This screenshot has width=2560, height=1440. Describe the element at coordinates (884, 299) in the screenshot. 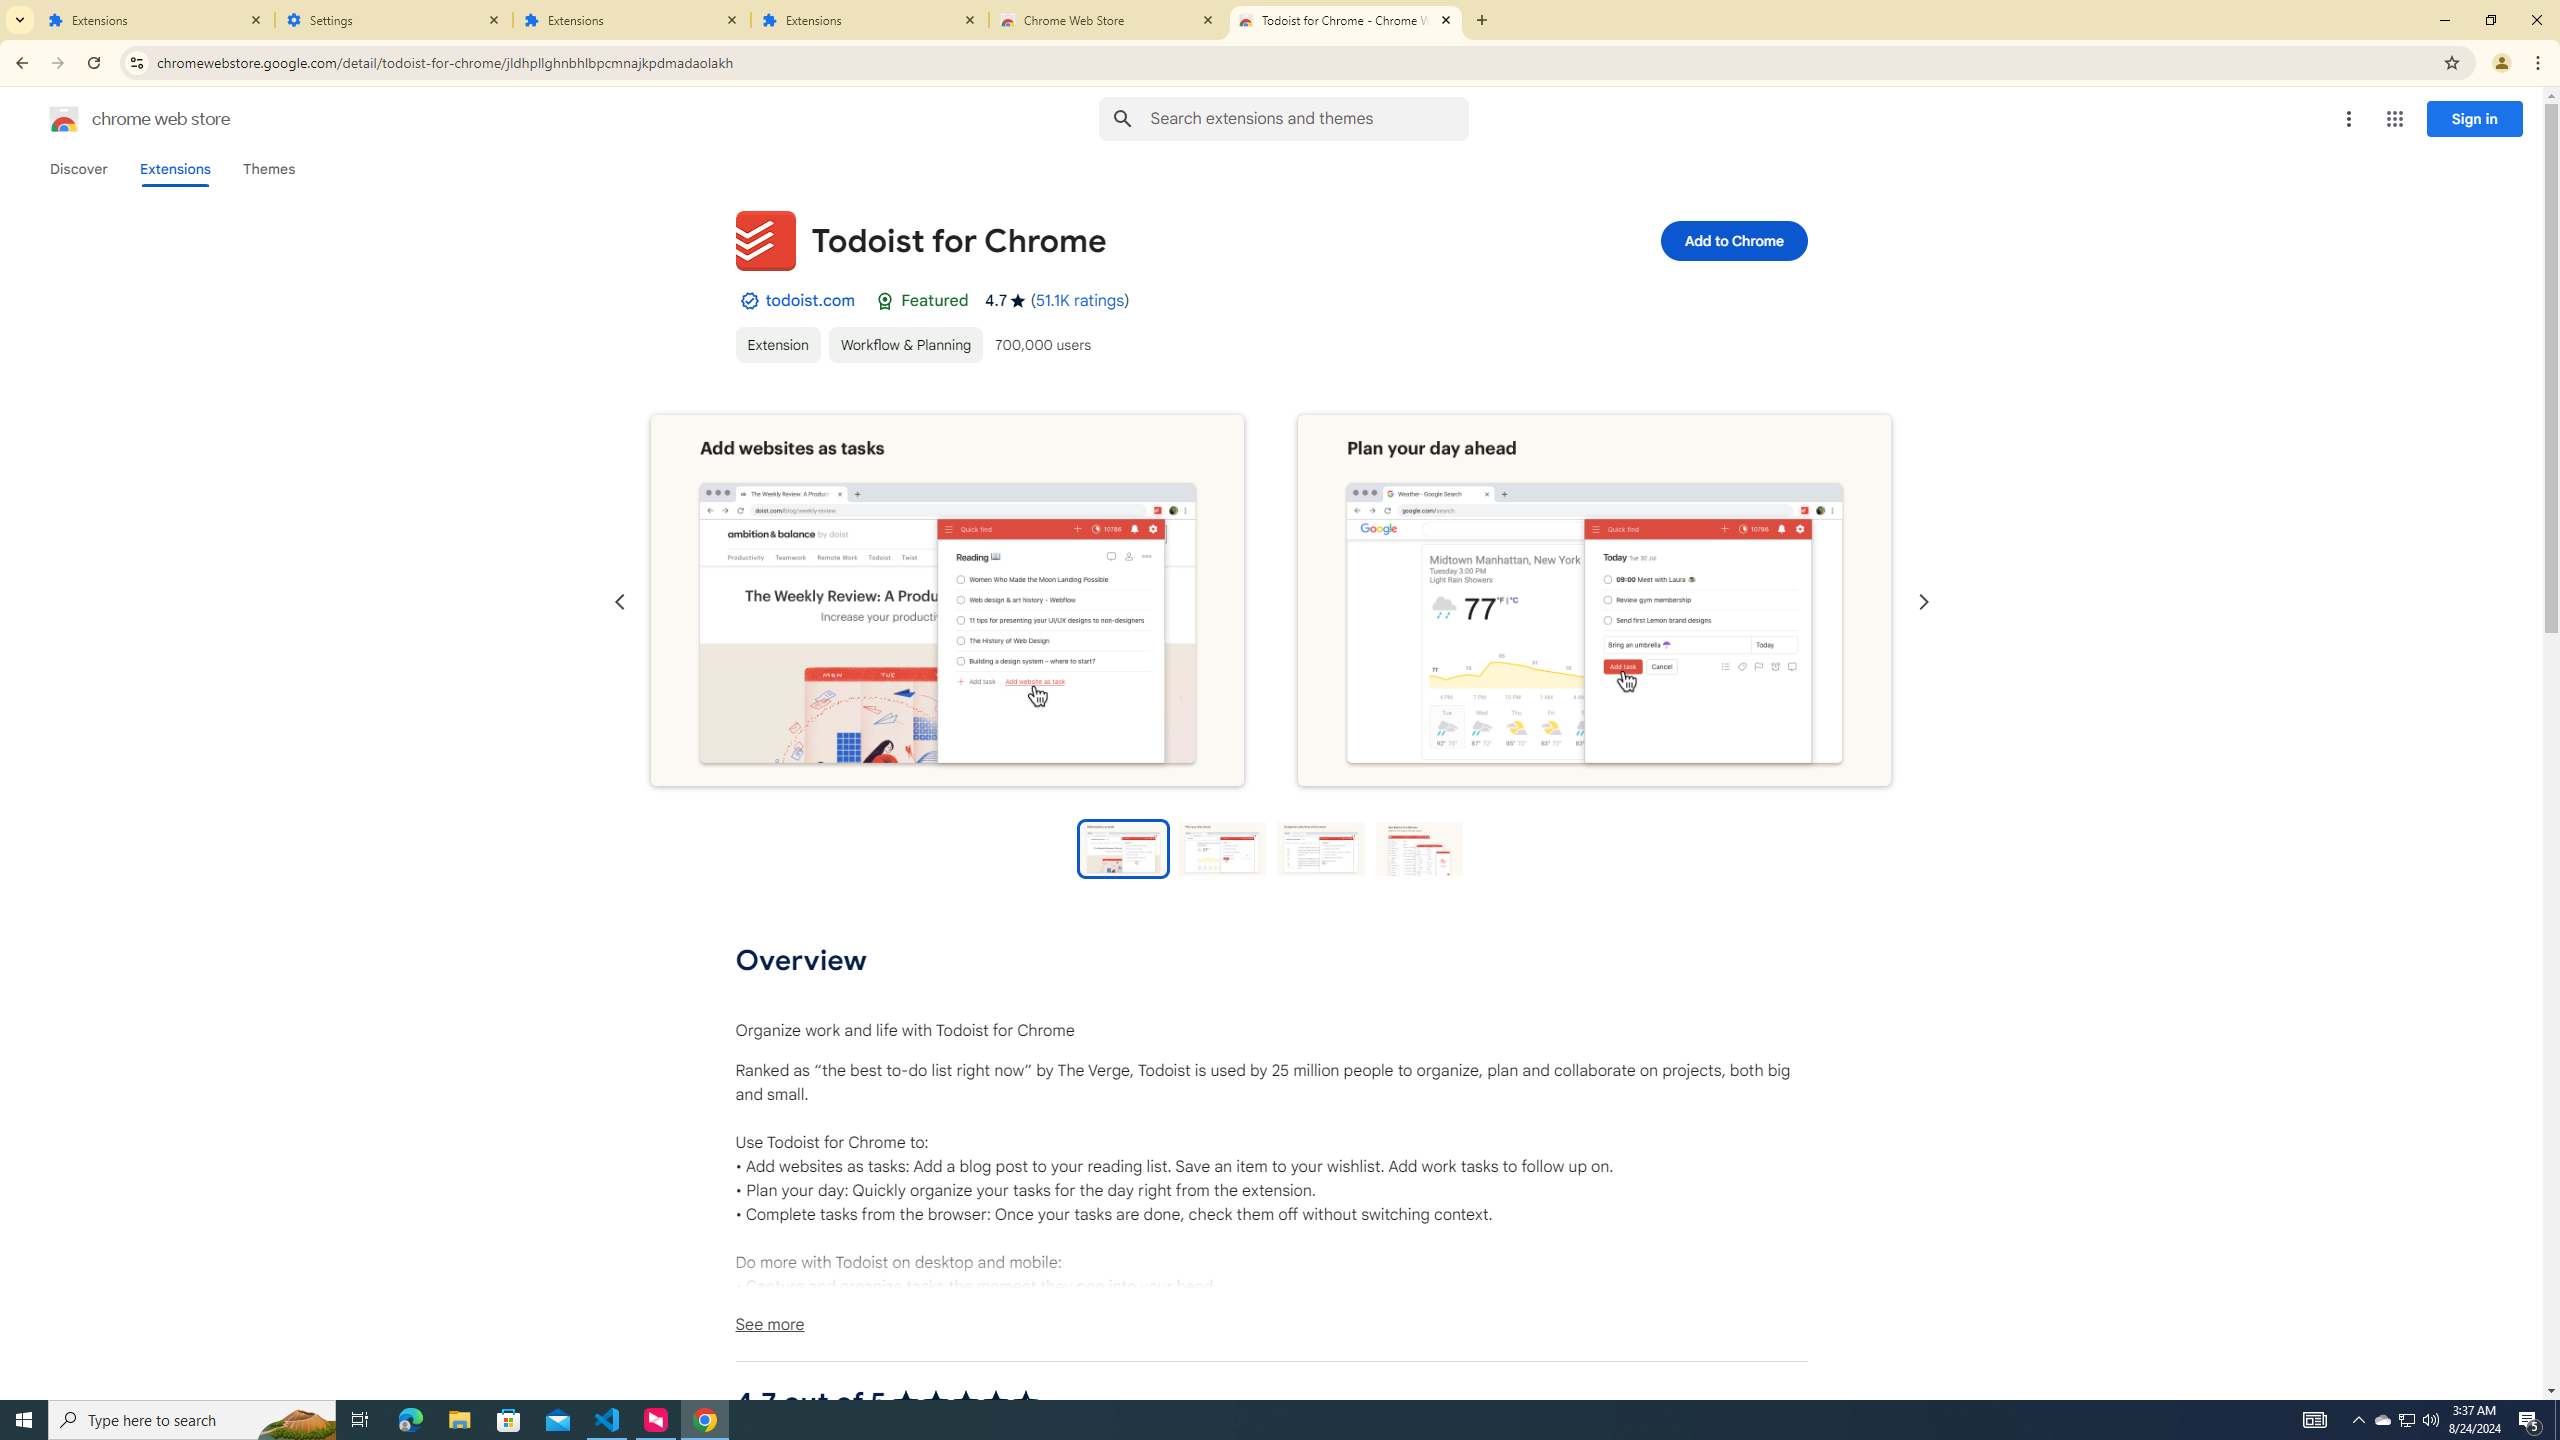

I see `'Featured Badge'` at that location.